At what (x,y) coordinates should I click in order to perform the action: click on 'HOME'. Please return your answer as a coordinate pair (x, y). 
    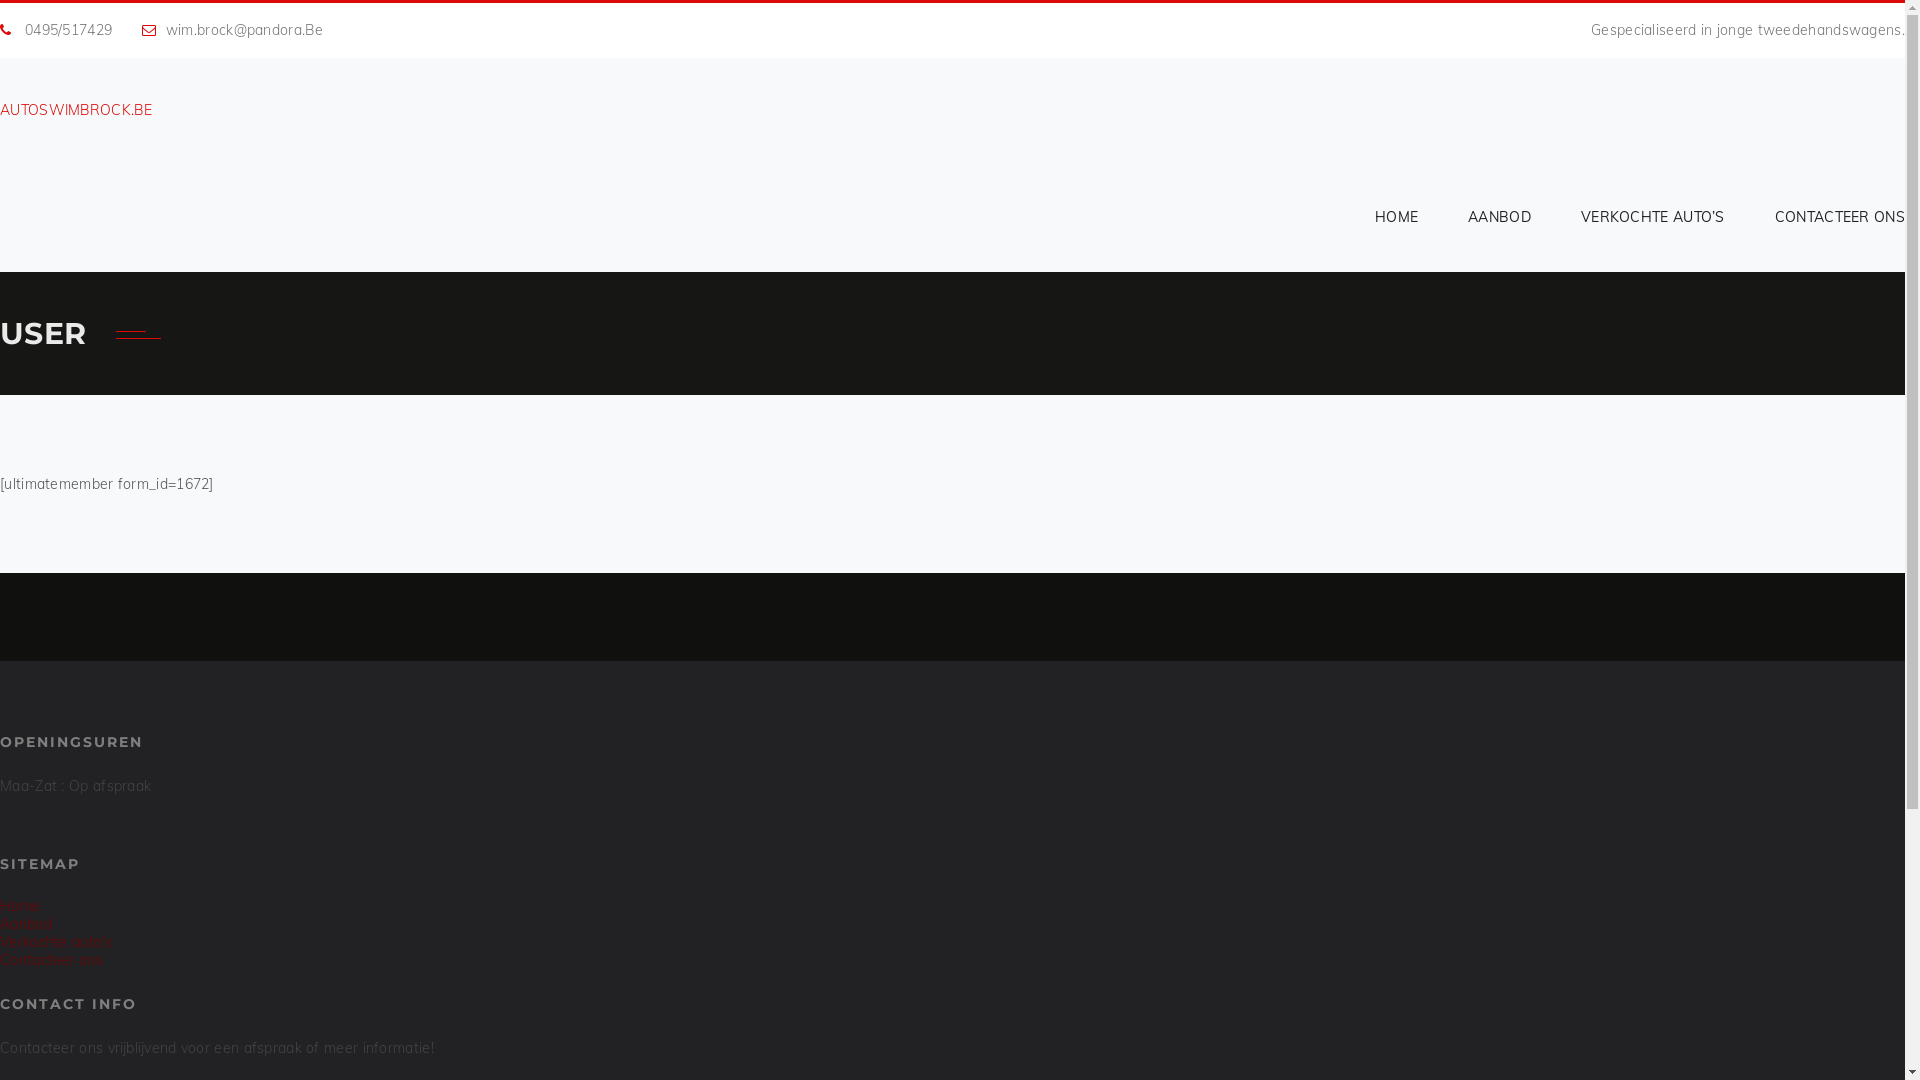
    Looking at the image, I should click on (1395, 216).